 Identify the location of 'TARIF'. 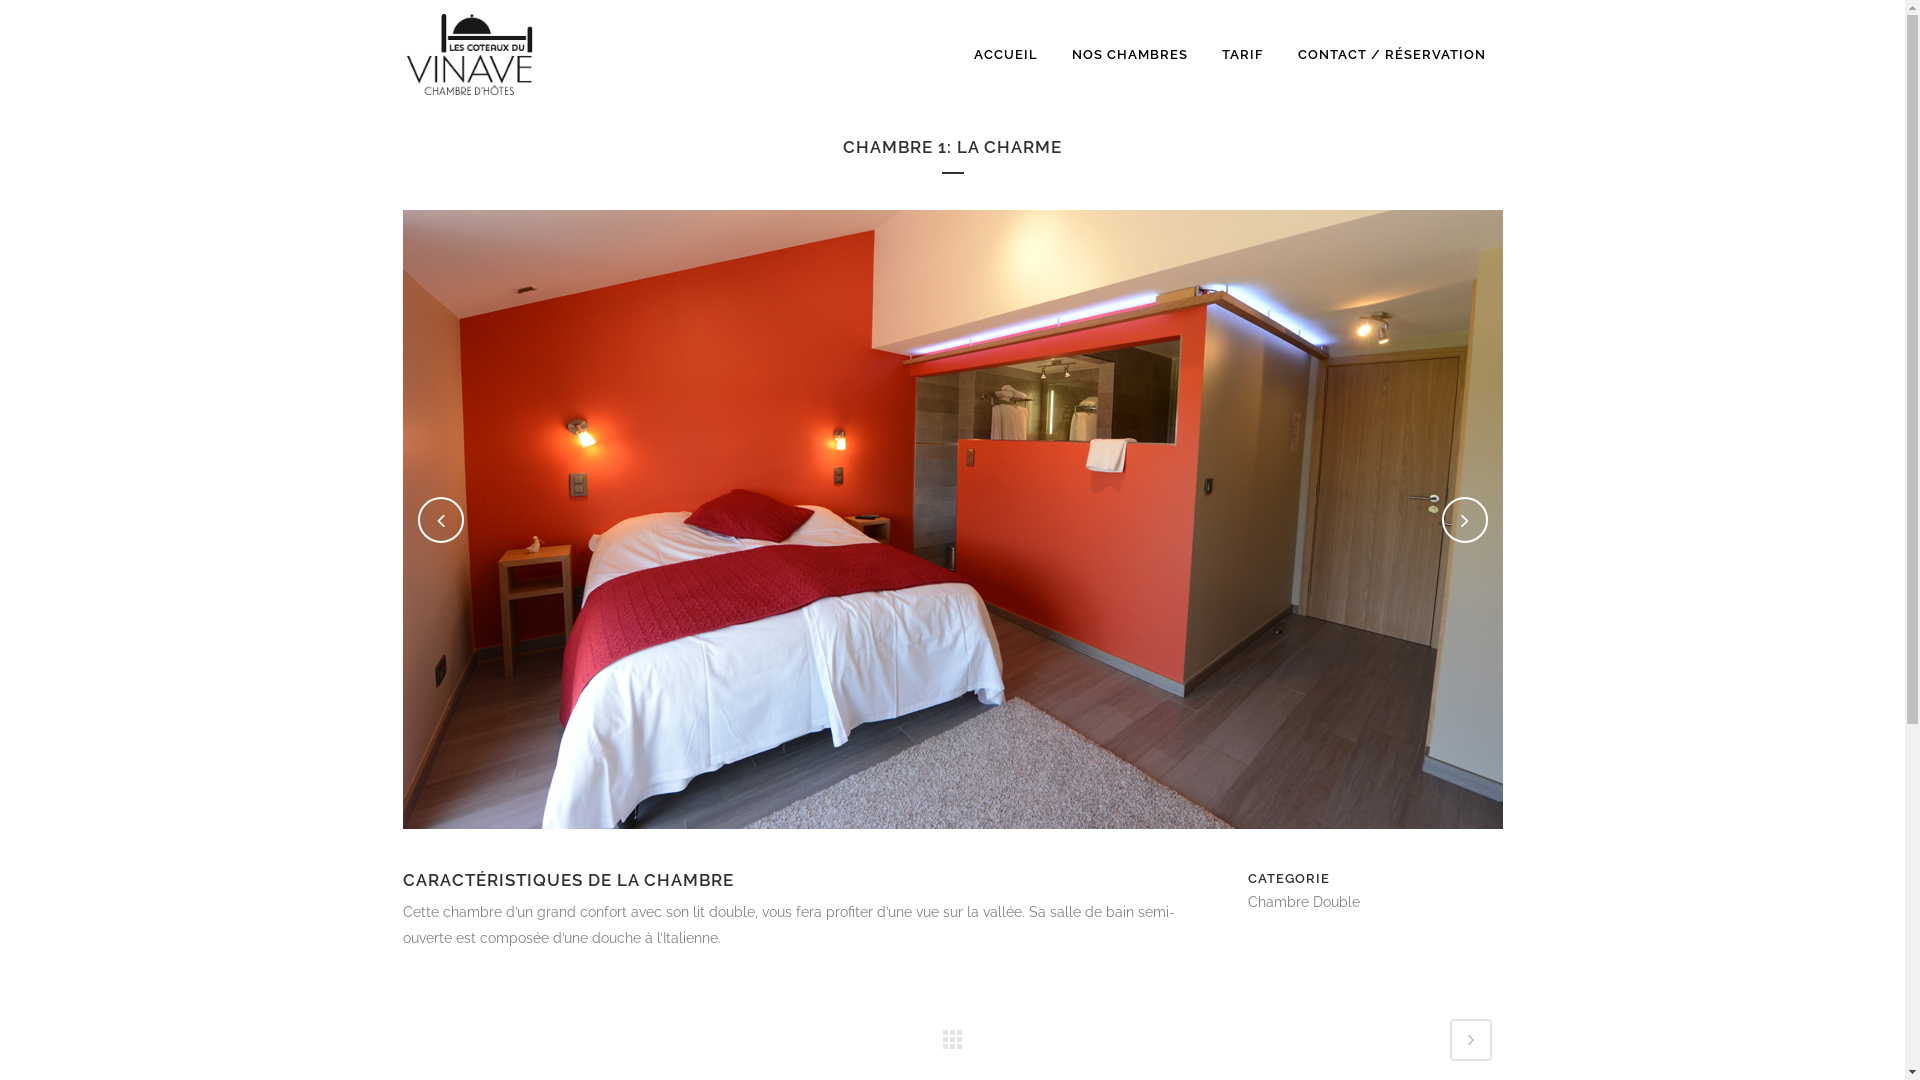
(1241, 53).